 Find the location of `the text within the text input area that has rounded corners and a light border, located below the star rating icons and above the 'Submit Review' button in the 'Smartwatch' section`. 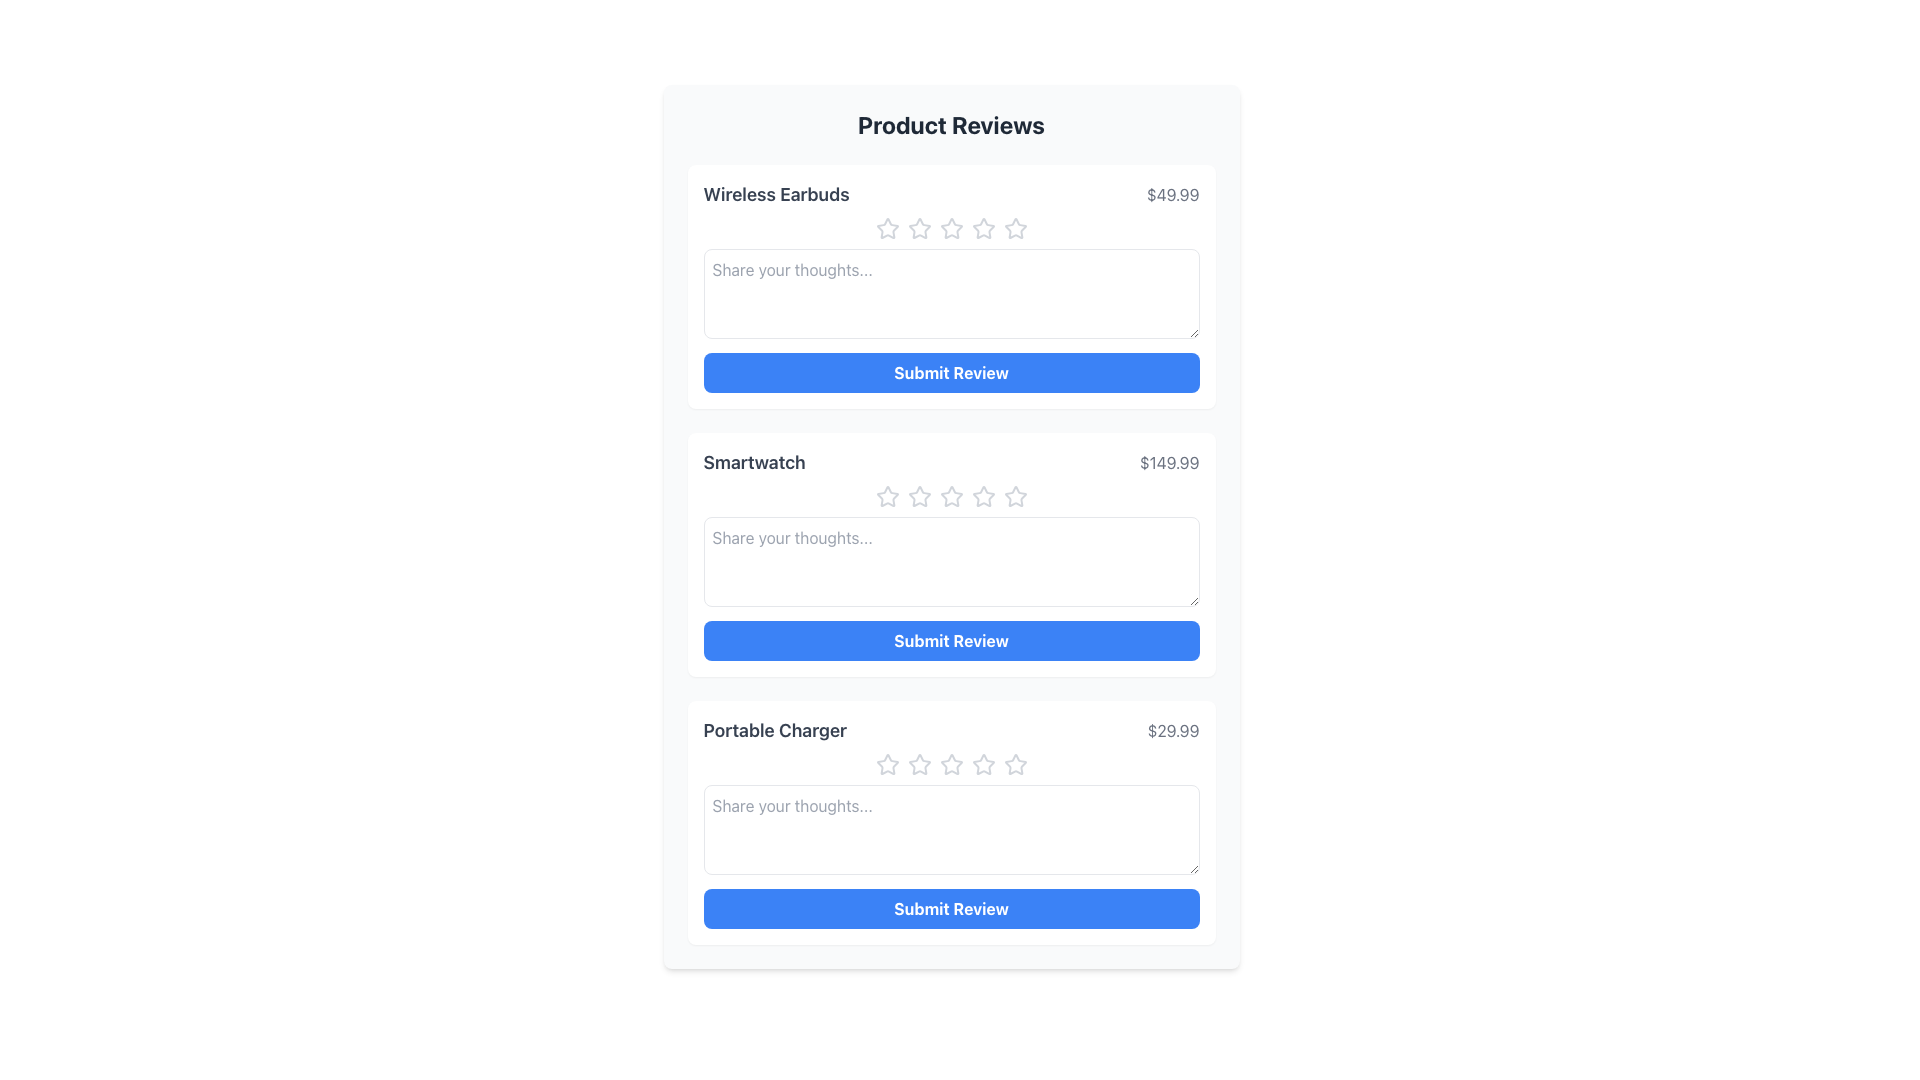

the text within the text input area that has rounded corners and a light border, located below the star rating icons and above the 'Submit Review' button in the 'Smartwatch' section is located at coordinates (950, 562).